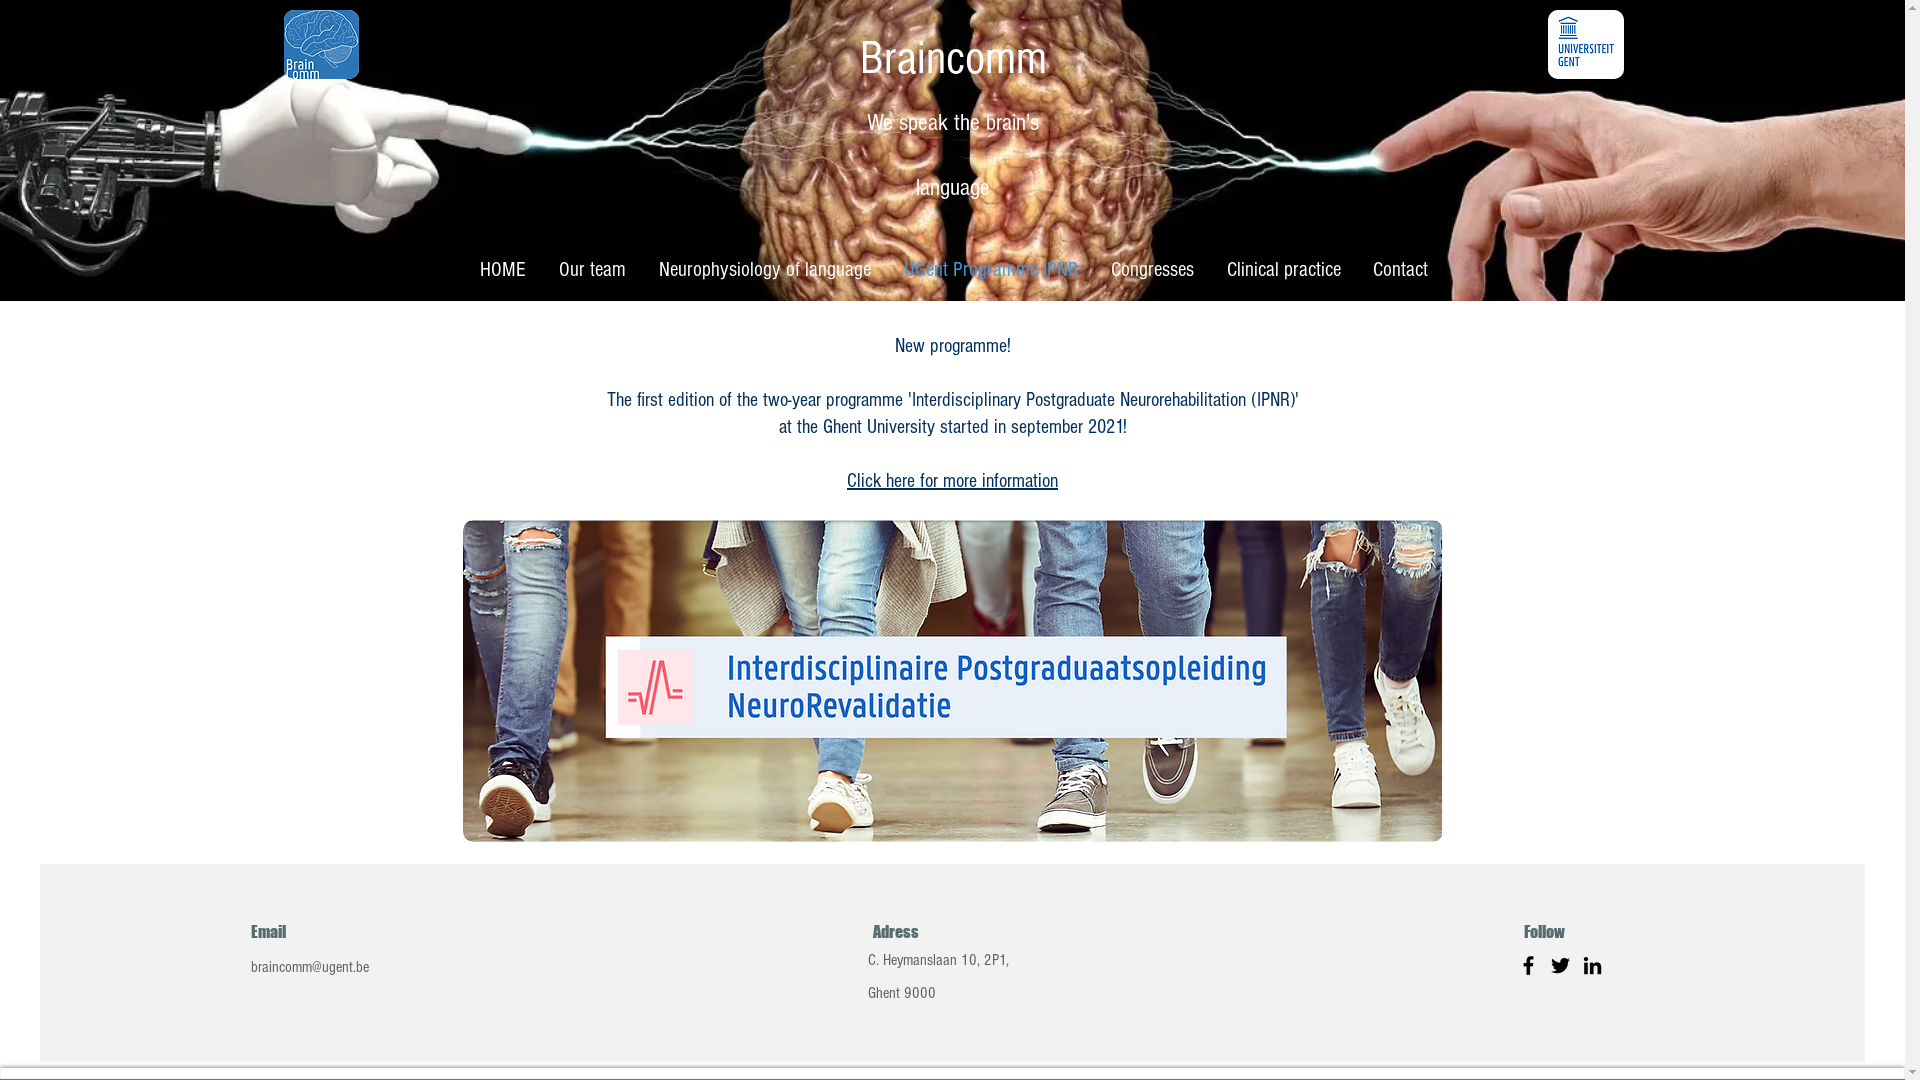 The width and height of the screenshot is (1920, 1080). What do you see at coordinates (249, 966) in the screenshot?
I see `'braincomm@ugent.be'` at bounding box center [249, 966].